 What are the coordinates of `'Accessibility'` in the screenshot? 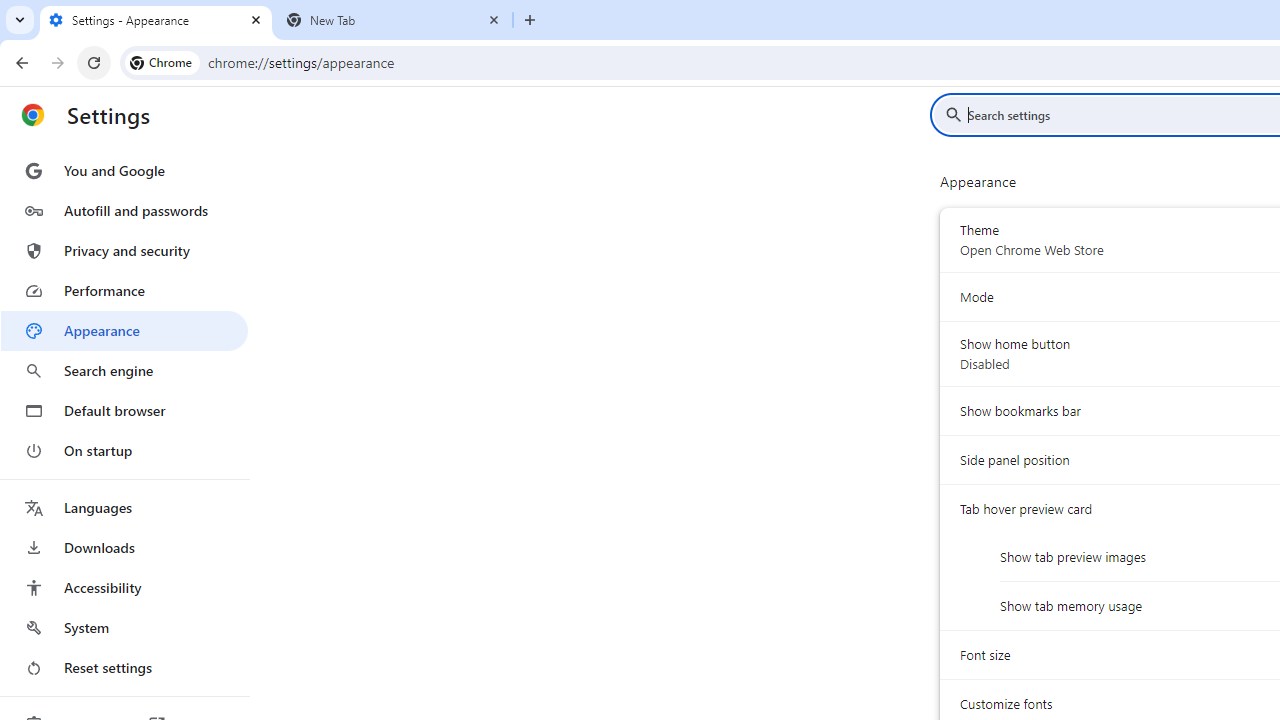 It's located at (123, 586).